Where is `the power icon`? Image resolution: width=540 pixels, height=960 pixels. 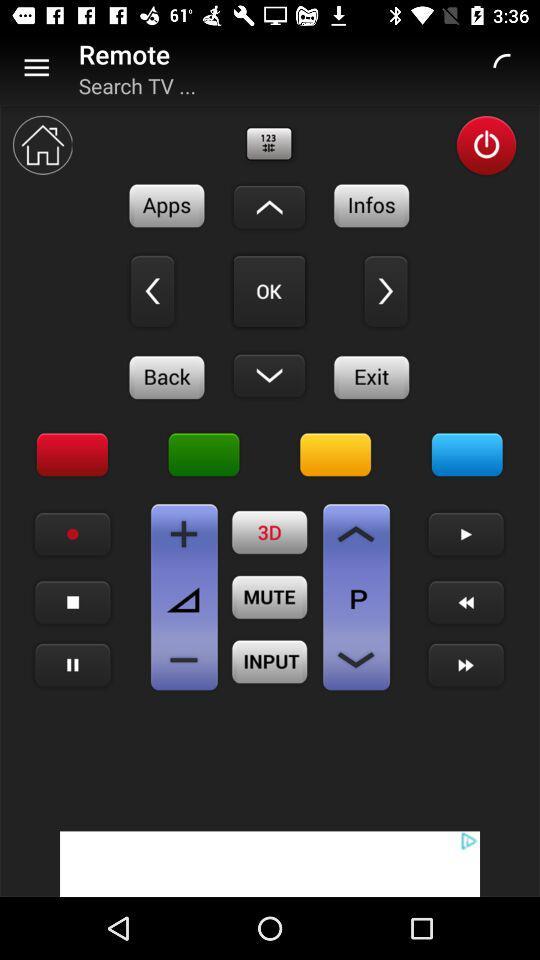
the power icon is located at coordinates (485, 144).